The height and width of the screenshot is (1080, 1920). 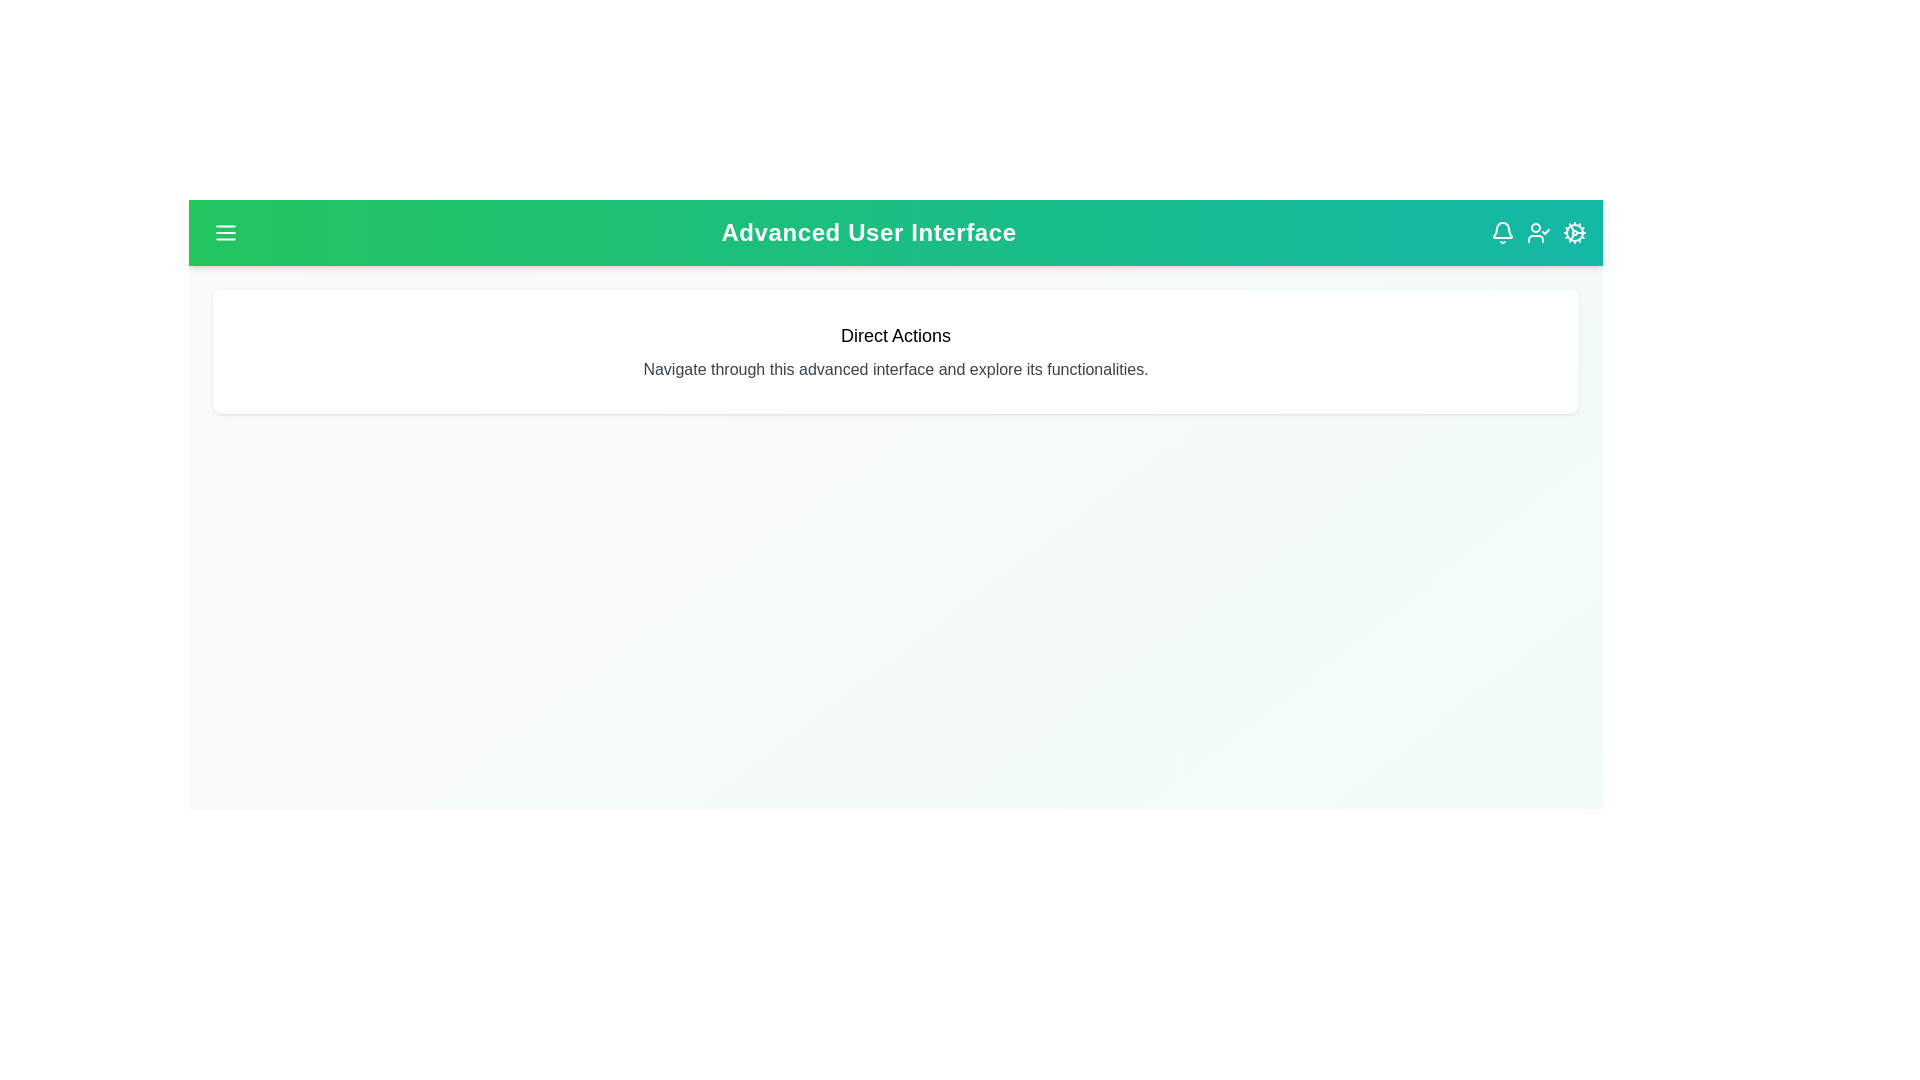 What do you see at coordinates (1573, 231) in the screenshot?
I see `the settings cogwheel icon` at bounding box center [1573, 231].